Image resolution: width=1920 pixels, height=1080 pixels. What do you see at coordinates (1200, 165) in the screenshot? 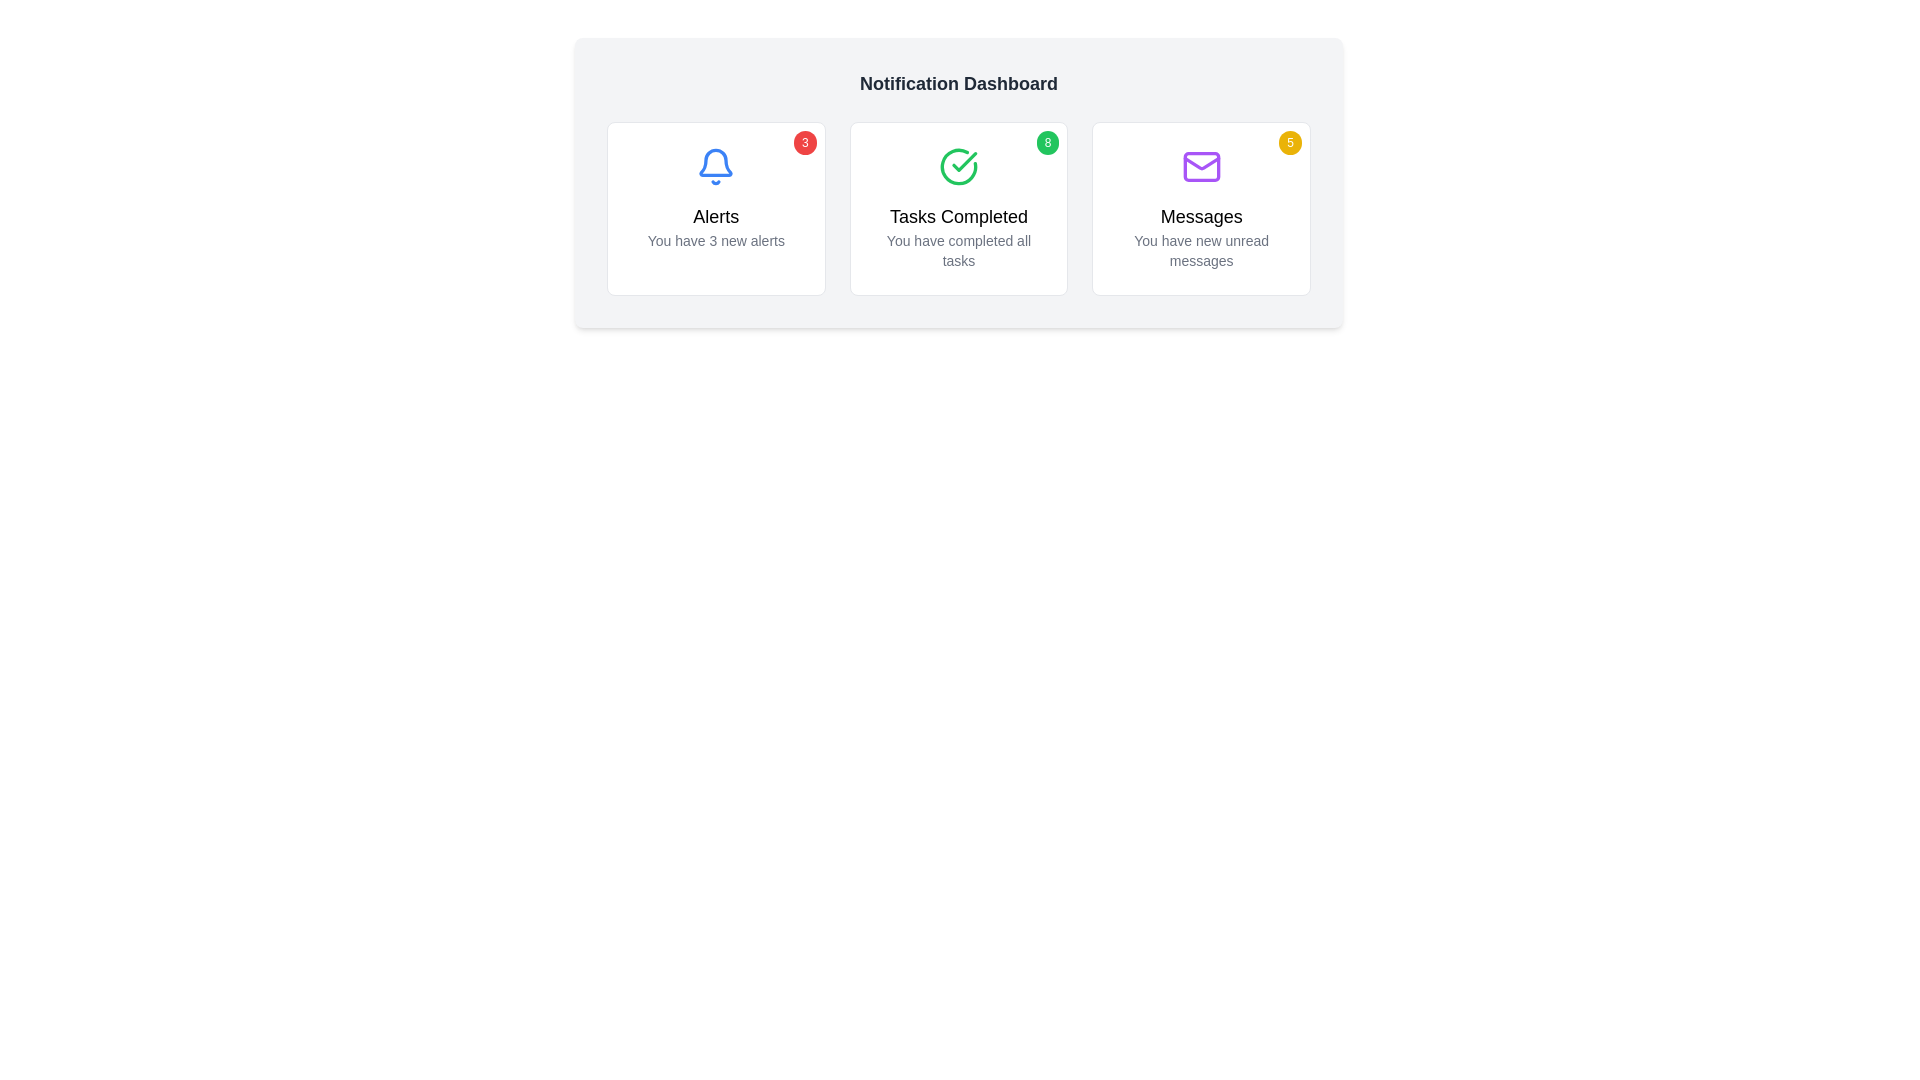
I see `the decorative envelope icon representing 'Messages' within the notification card, which is located on the right side of the three-card row` at bounding box center [1200, 165].